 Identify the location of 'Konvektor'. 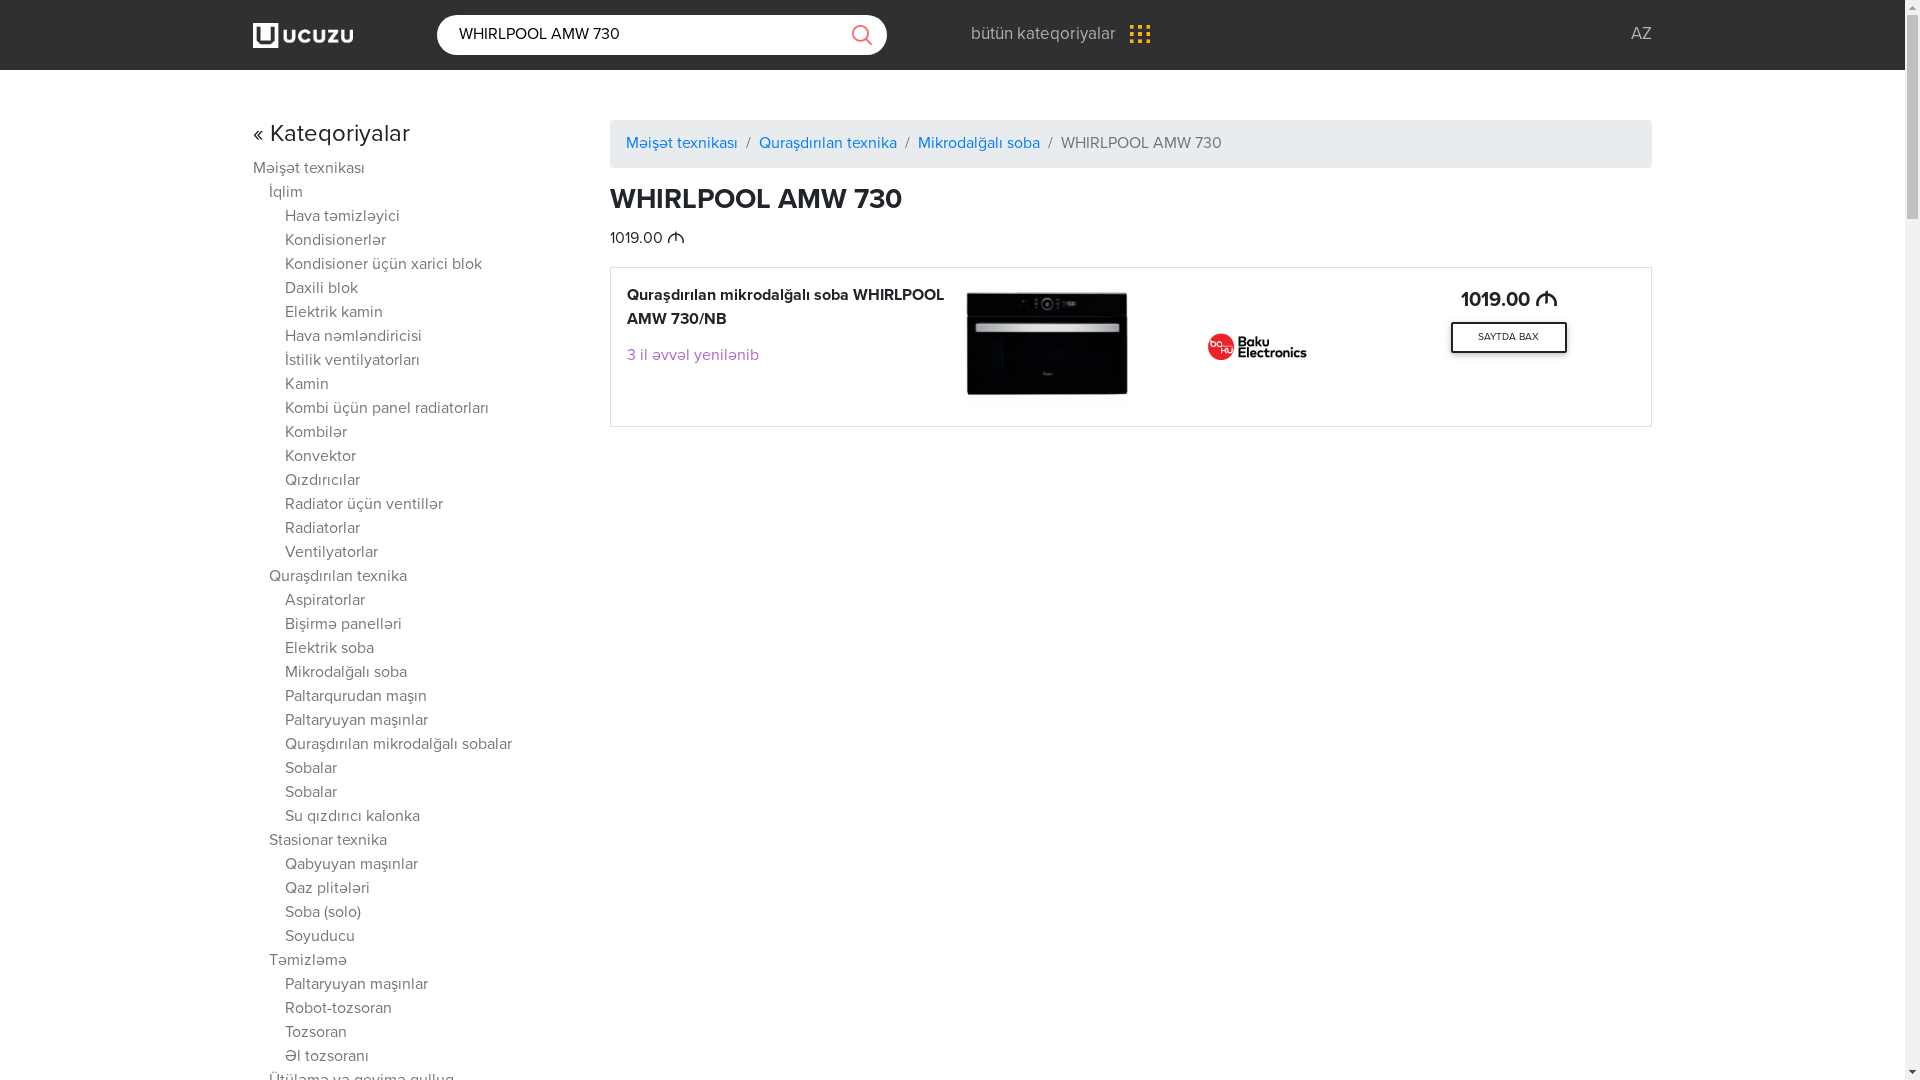
(283, 457).